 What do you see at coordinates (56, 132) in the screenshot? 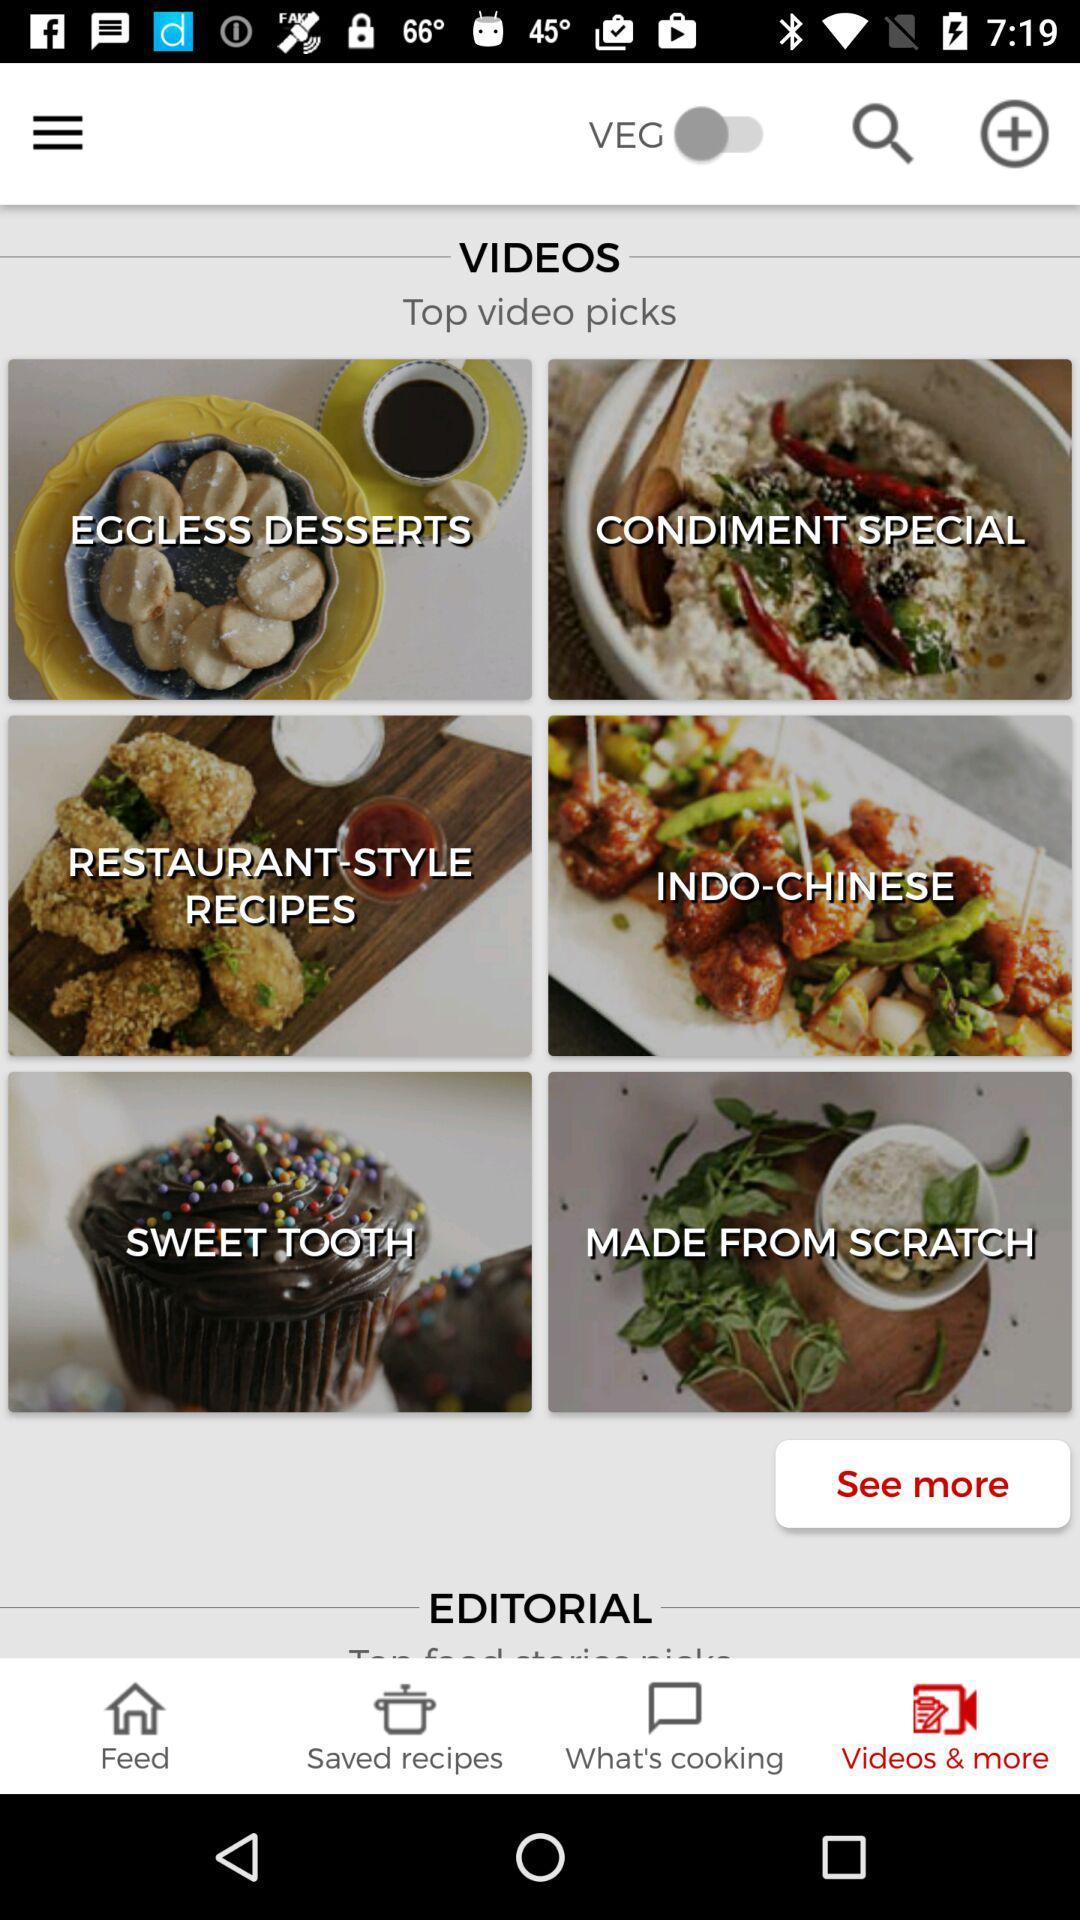
I see `icon to the left of veg icon` at bounding box center [56, 132].